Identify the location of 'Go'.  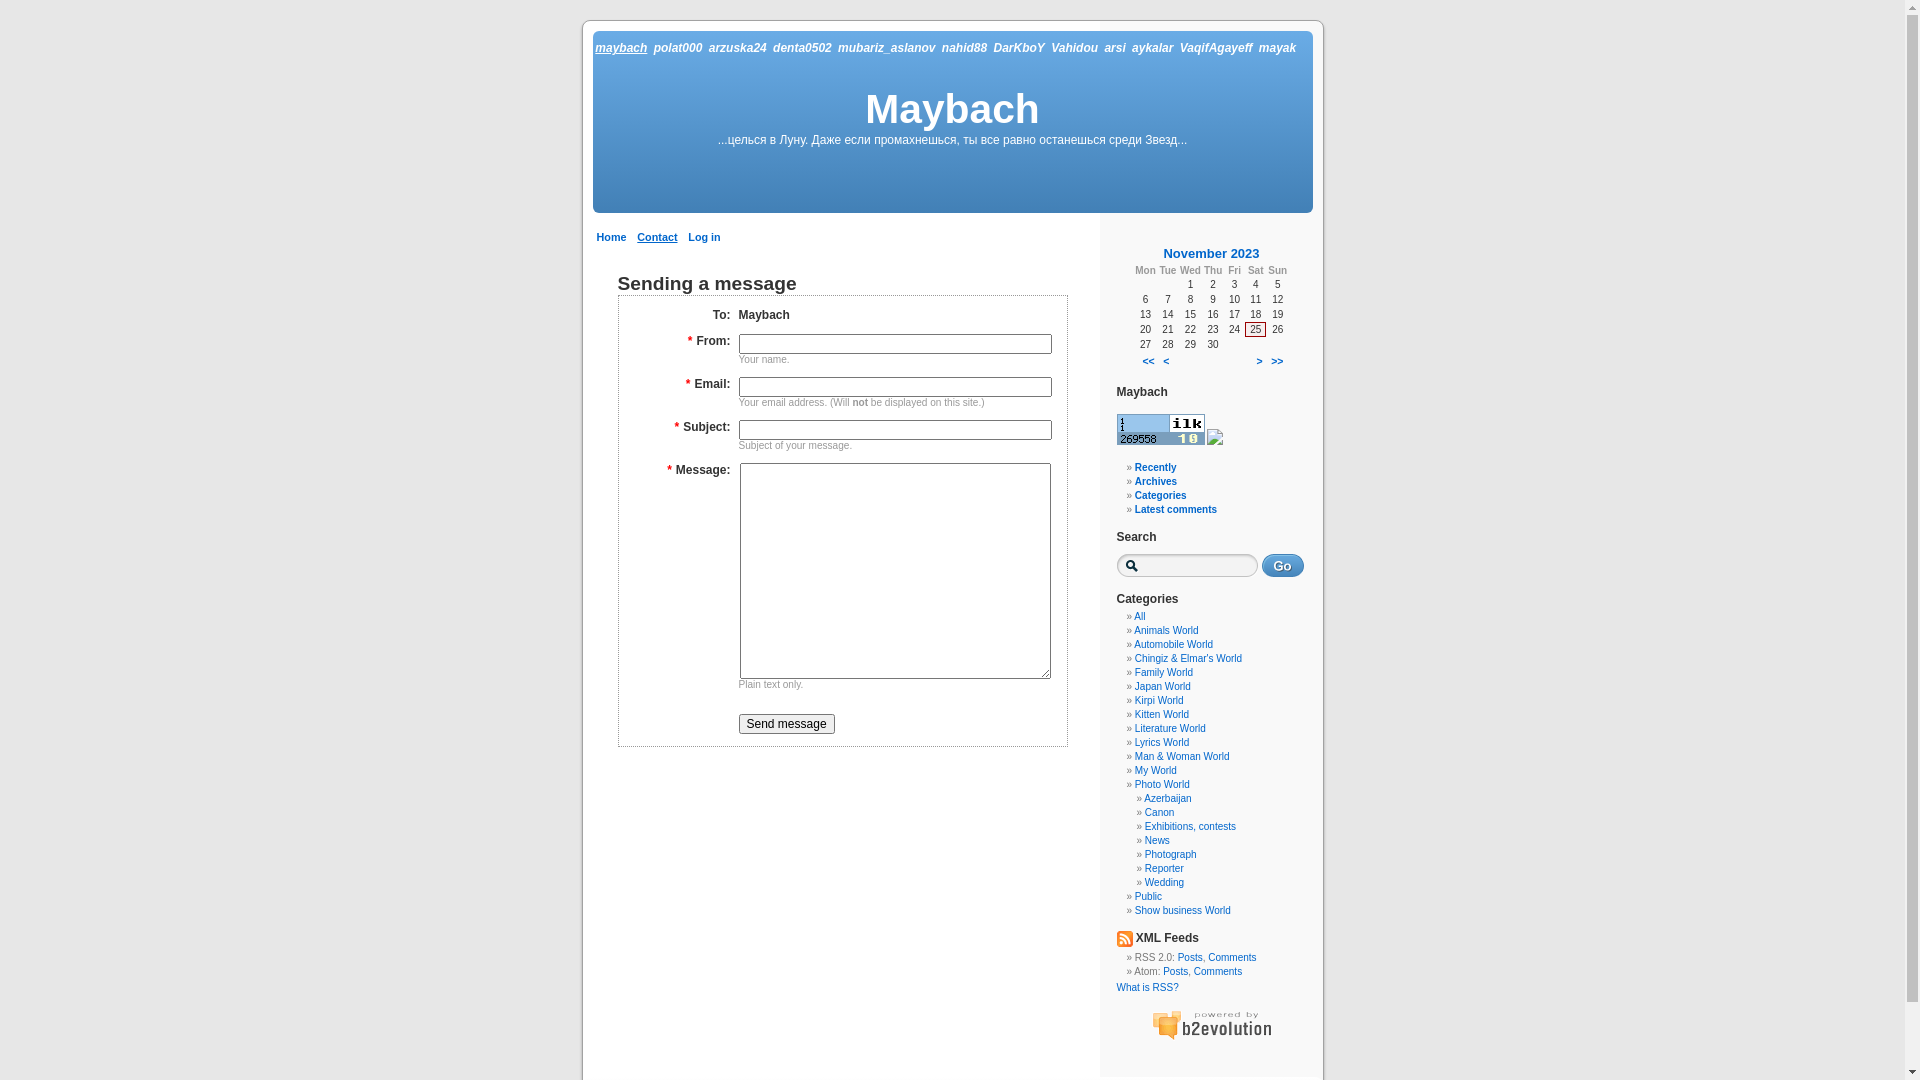
(1282, 566).